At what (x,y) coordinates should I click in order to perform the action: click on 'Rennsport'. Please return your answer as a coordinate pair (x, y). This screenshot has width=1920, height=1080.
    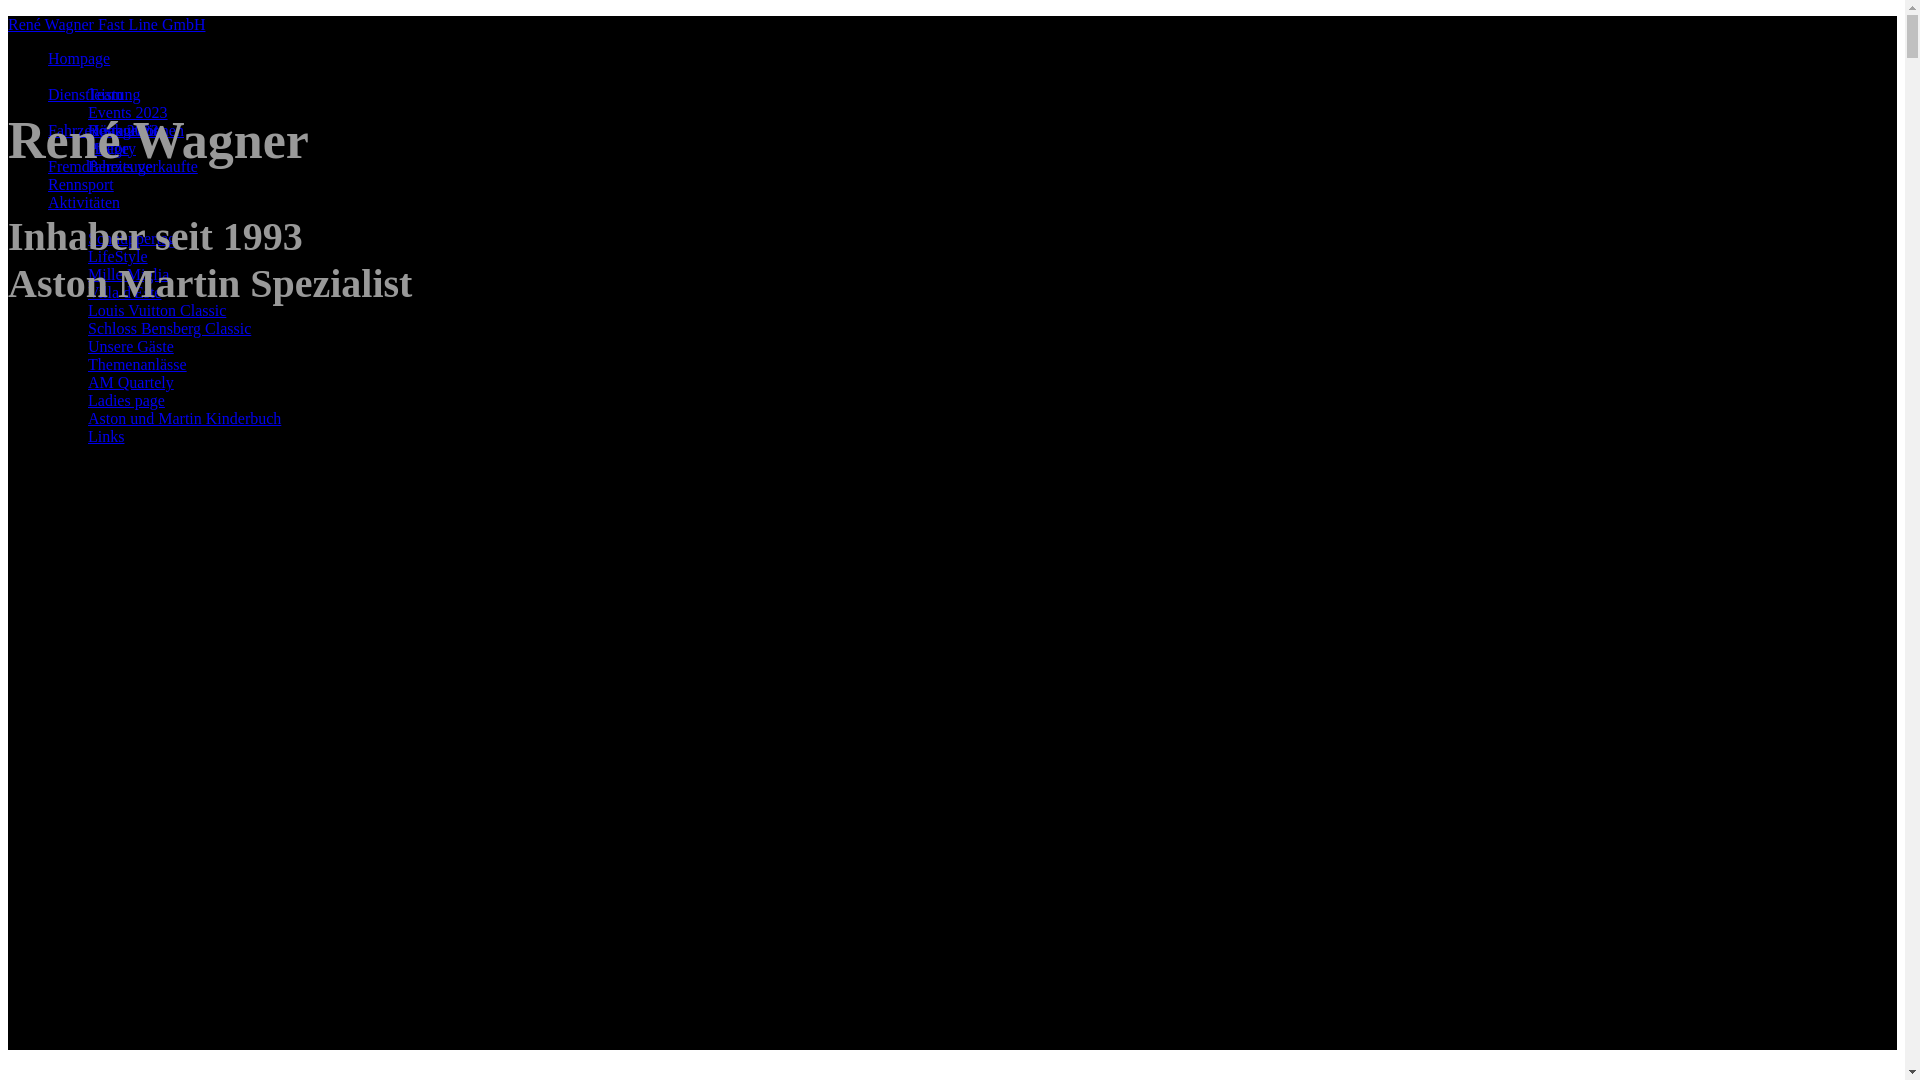
    Looking at the image, I should click on (80, 184).